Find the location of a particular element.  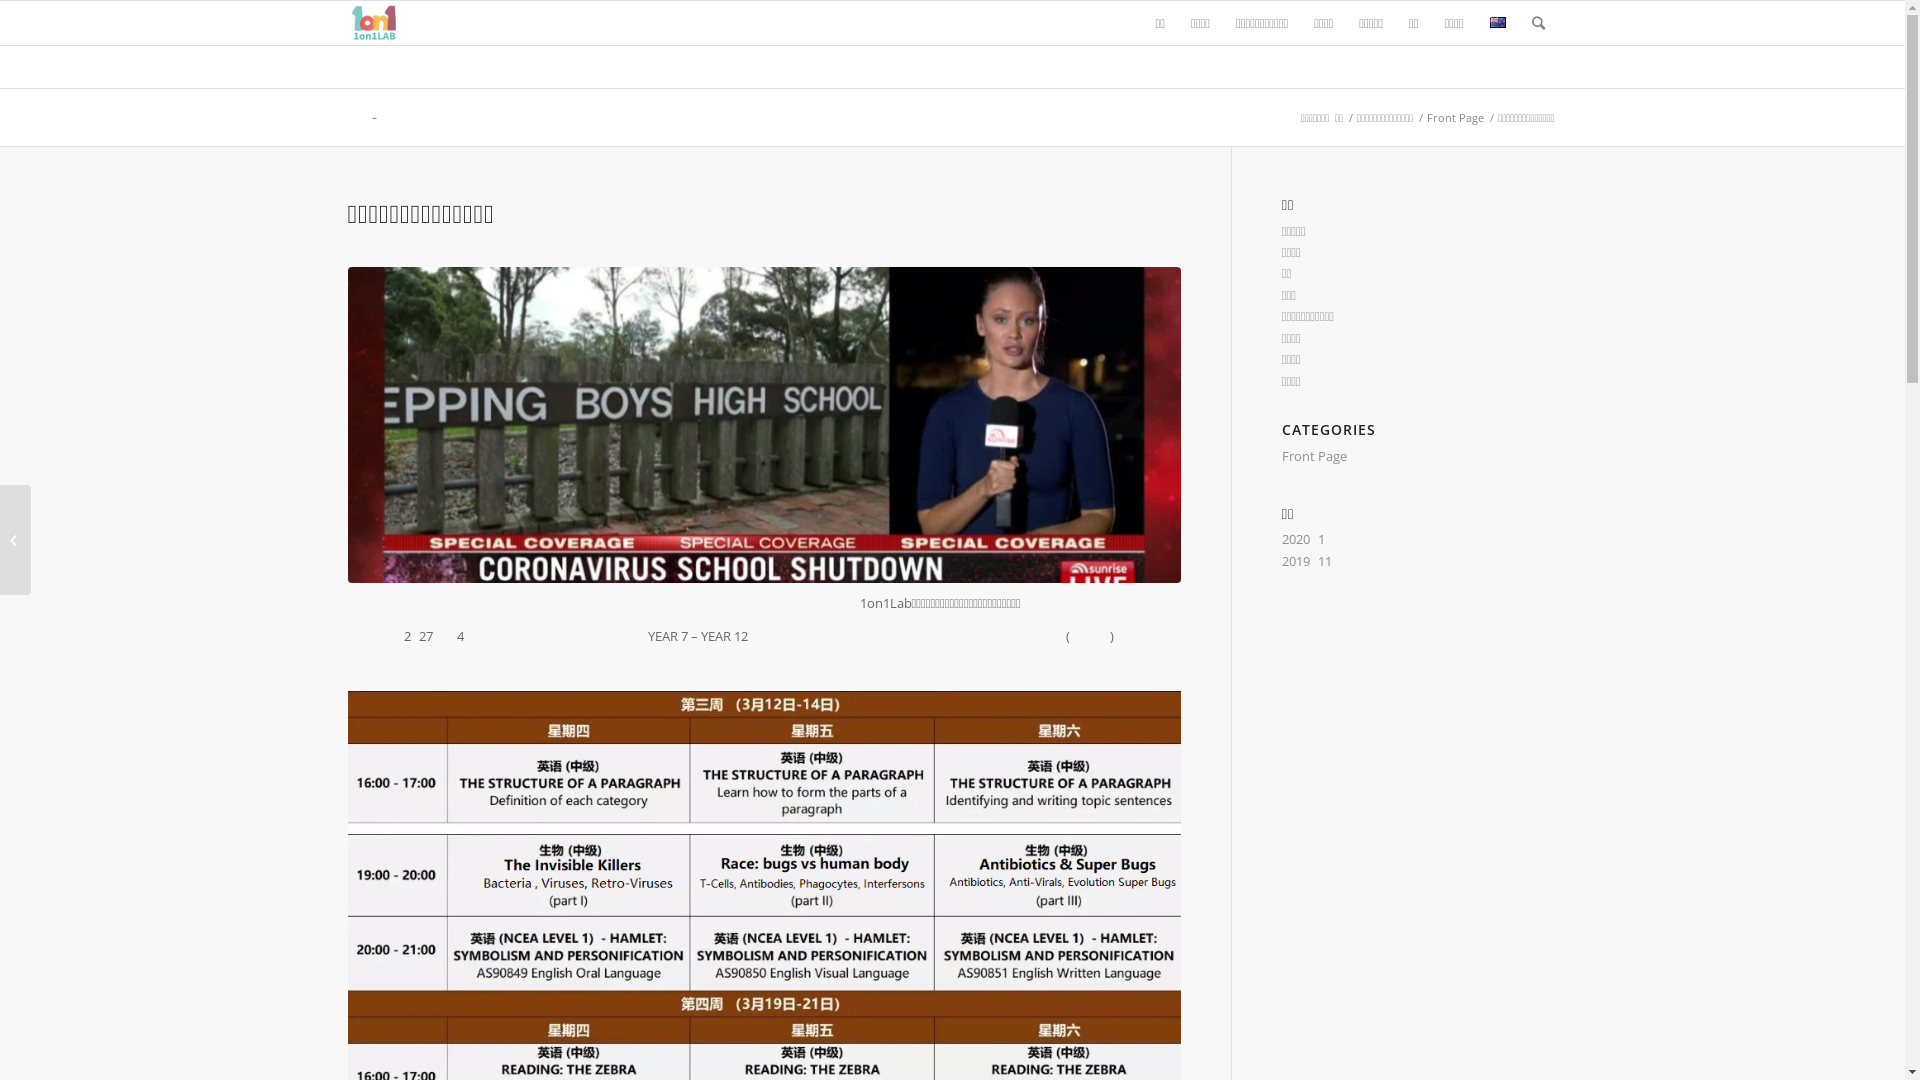

'English' is located at coordinates (1497, 22).